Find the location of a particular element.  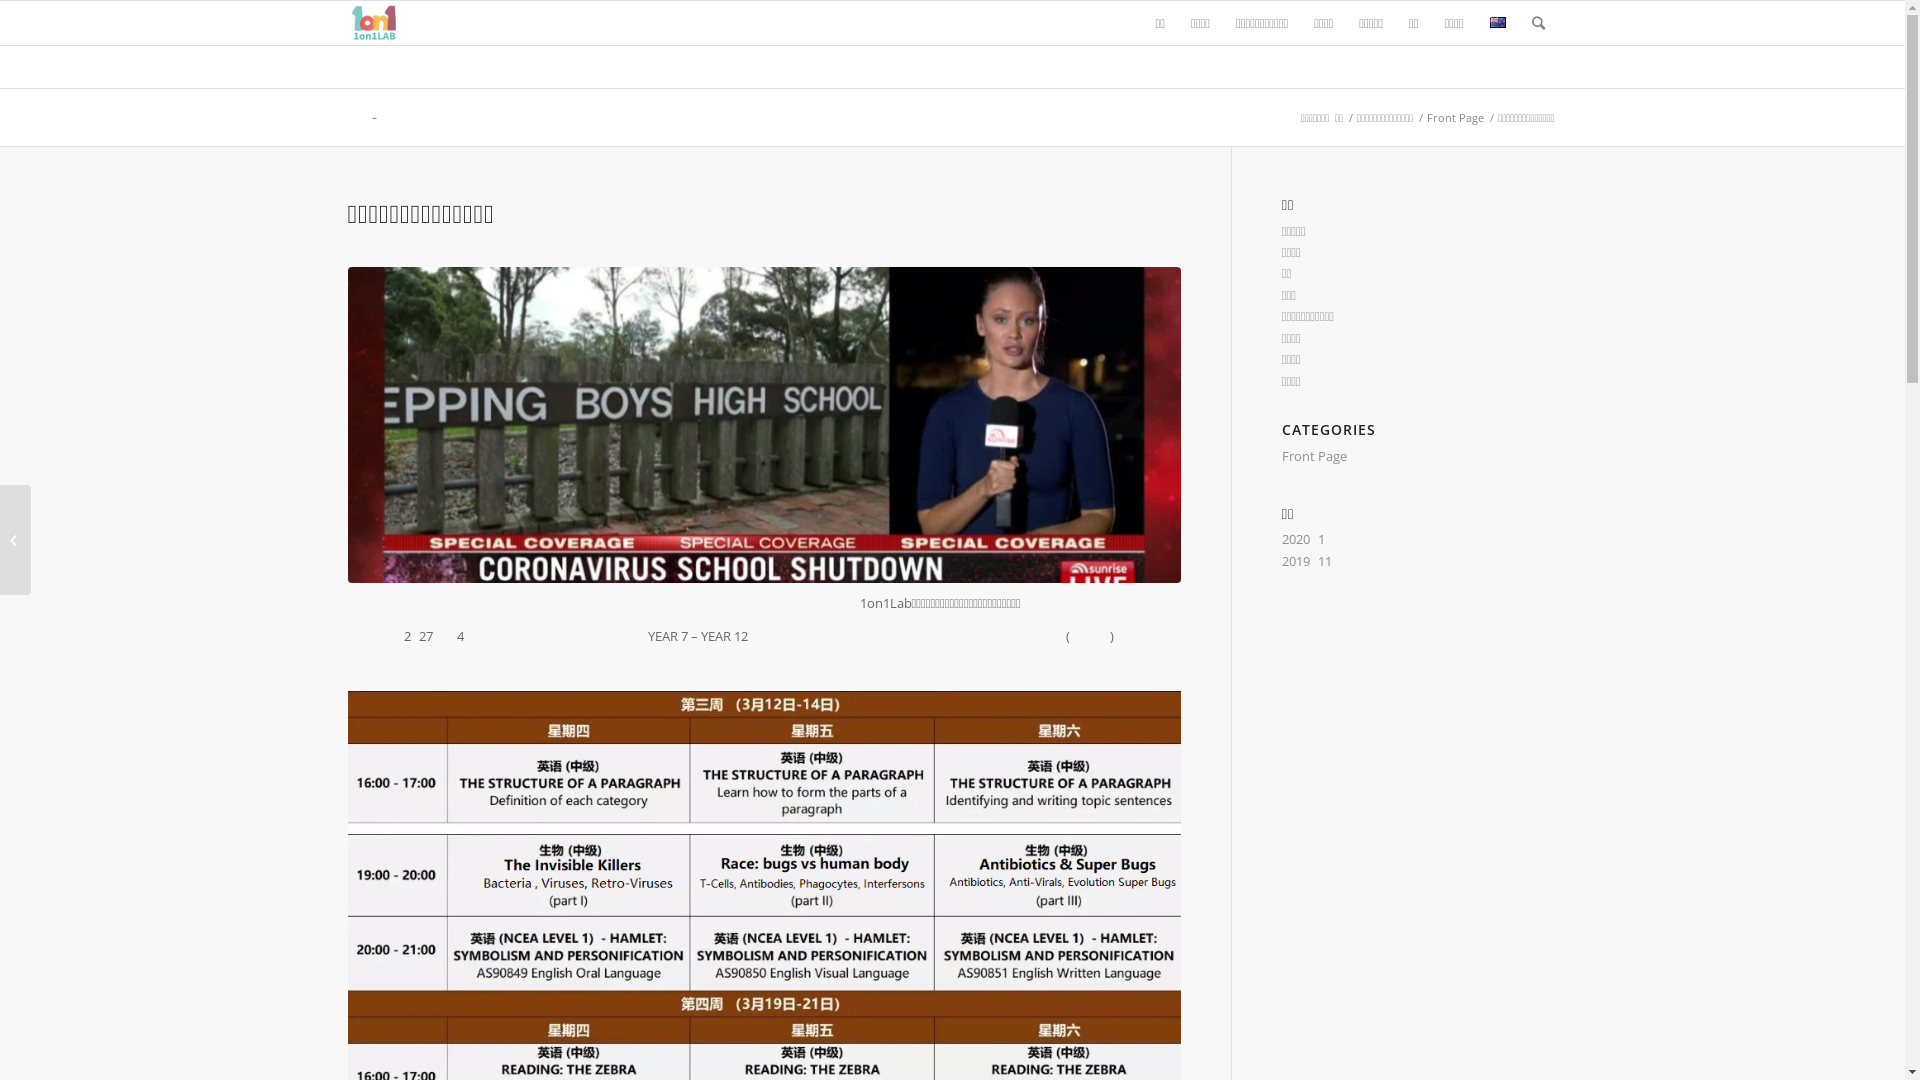

'English' is located at coordinates (1497, 22).